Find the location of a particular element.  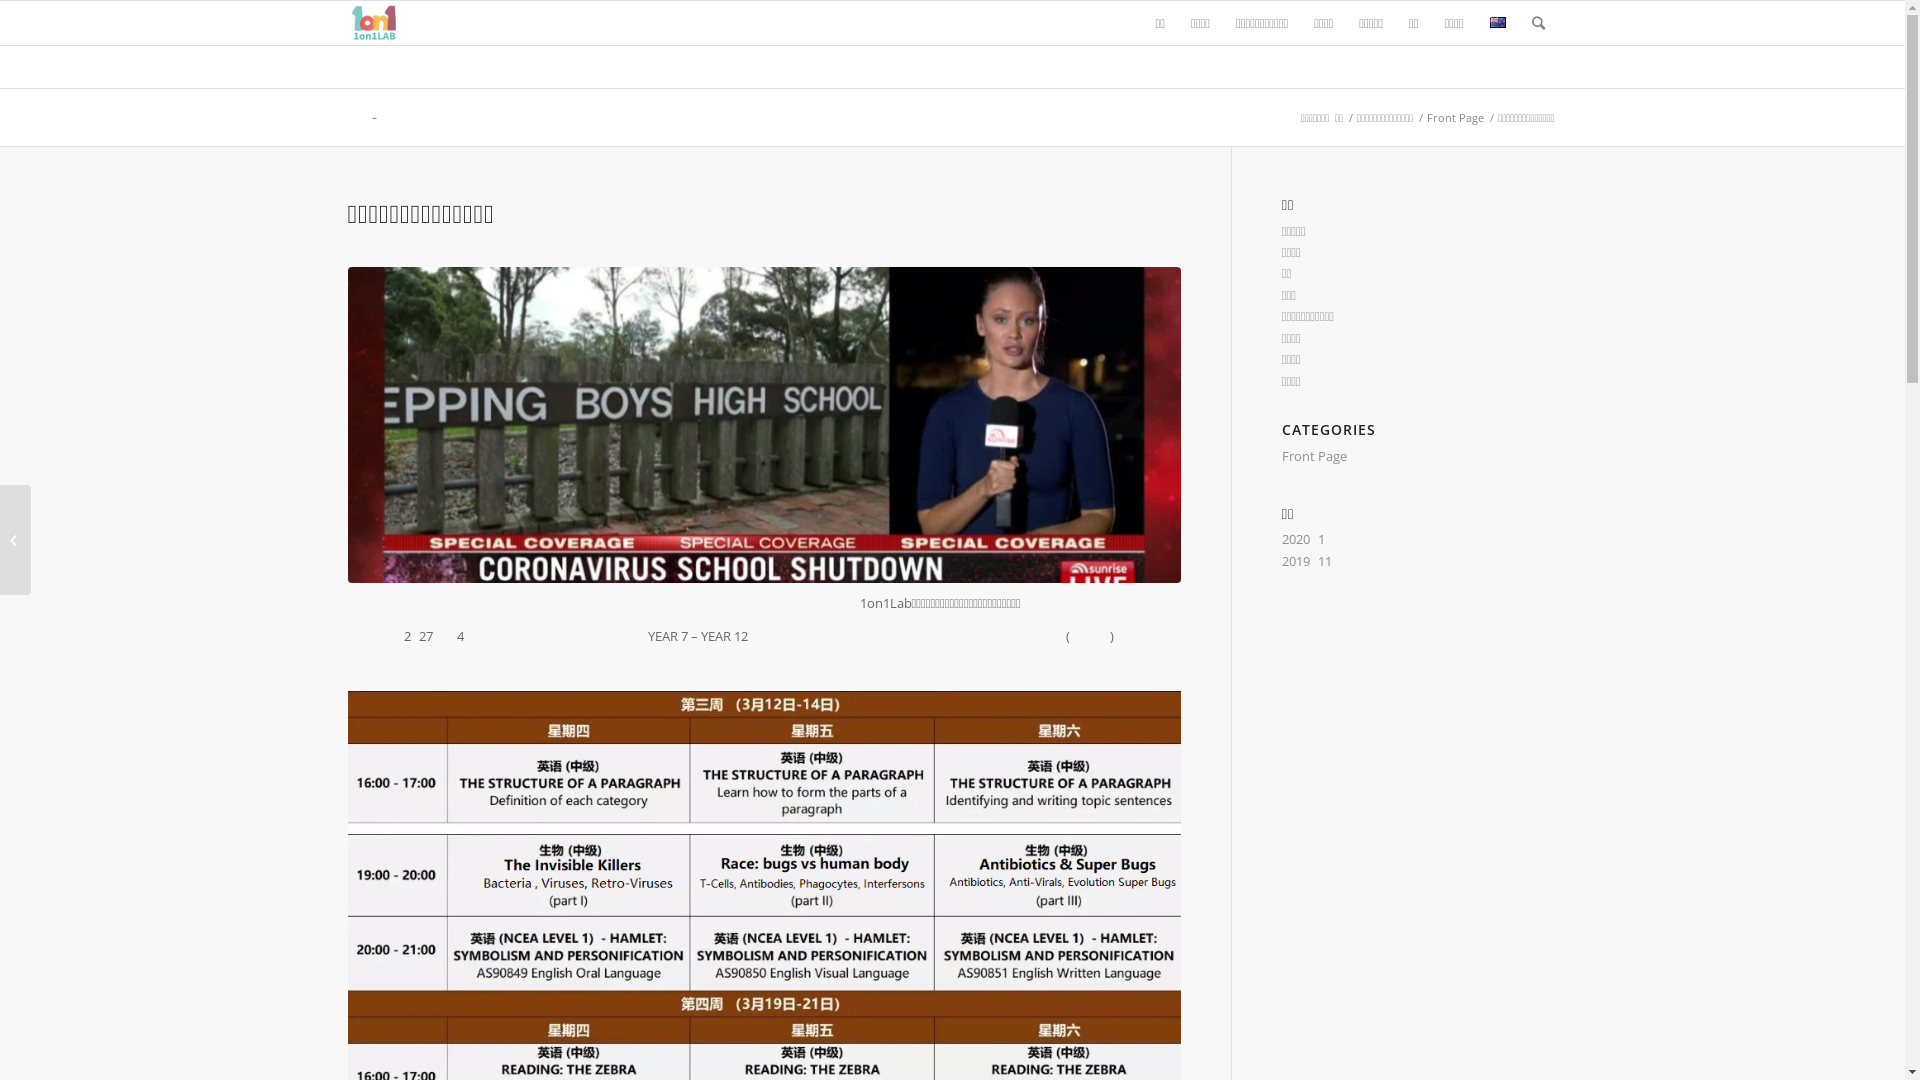

'English' is located at coordinates (1497, 22).